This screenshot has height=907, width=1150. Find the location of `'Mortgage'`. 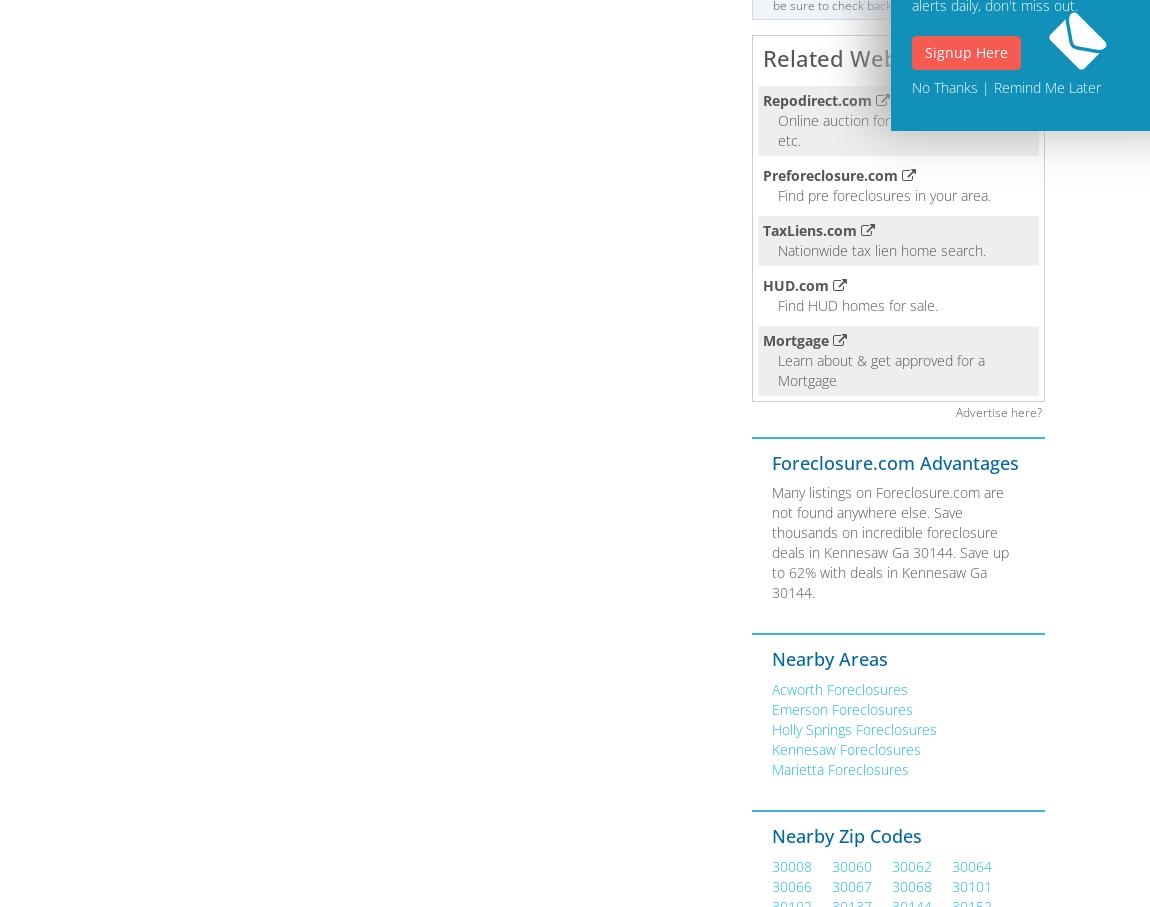

'Mortgage' is located at coordinates (795, 338).